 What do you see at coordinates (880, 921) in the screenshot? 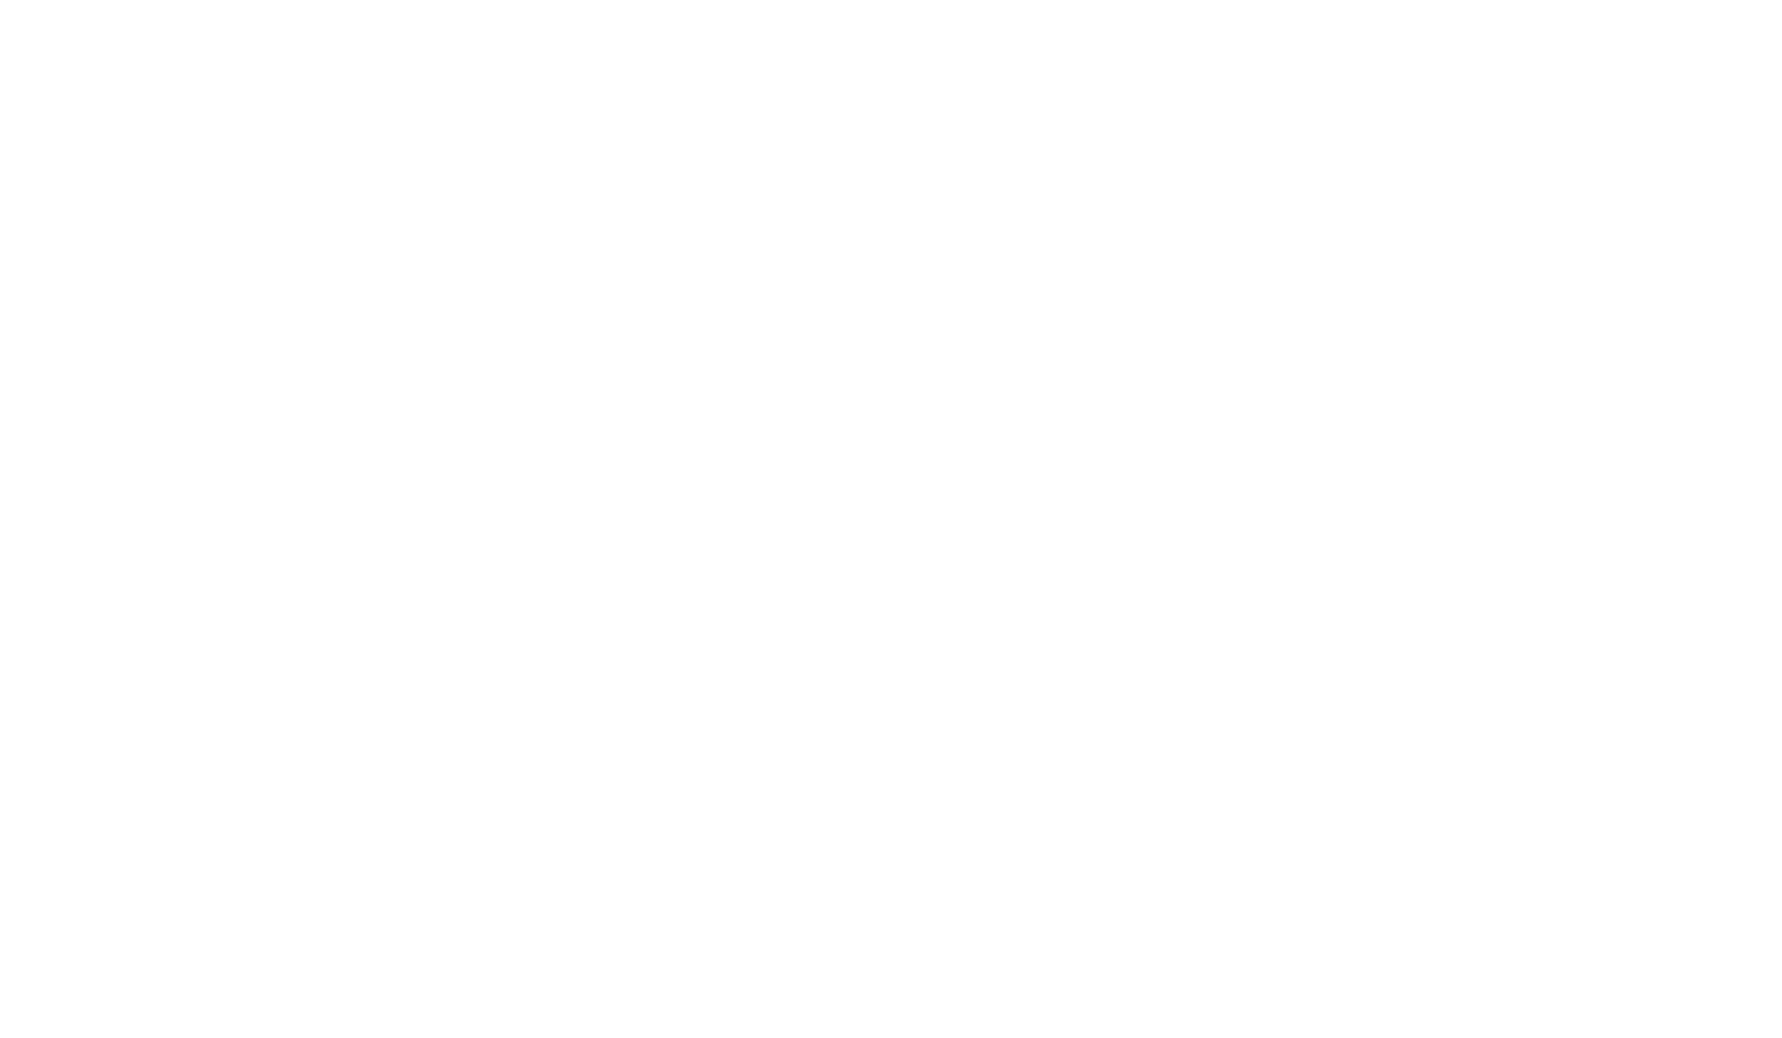
I see `'Discover now'` at bounding box center [880, 921].